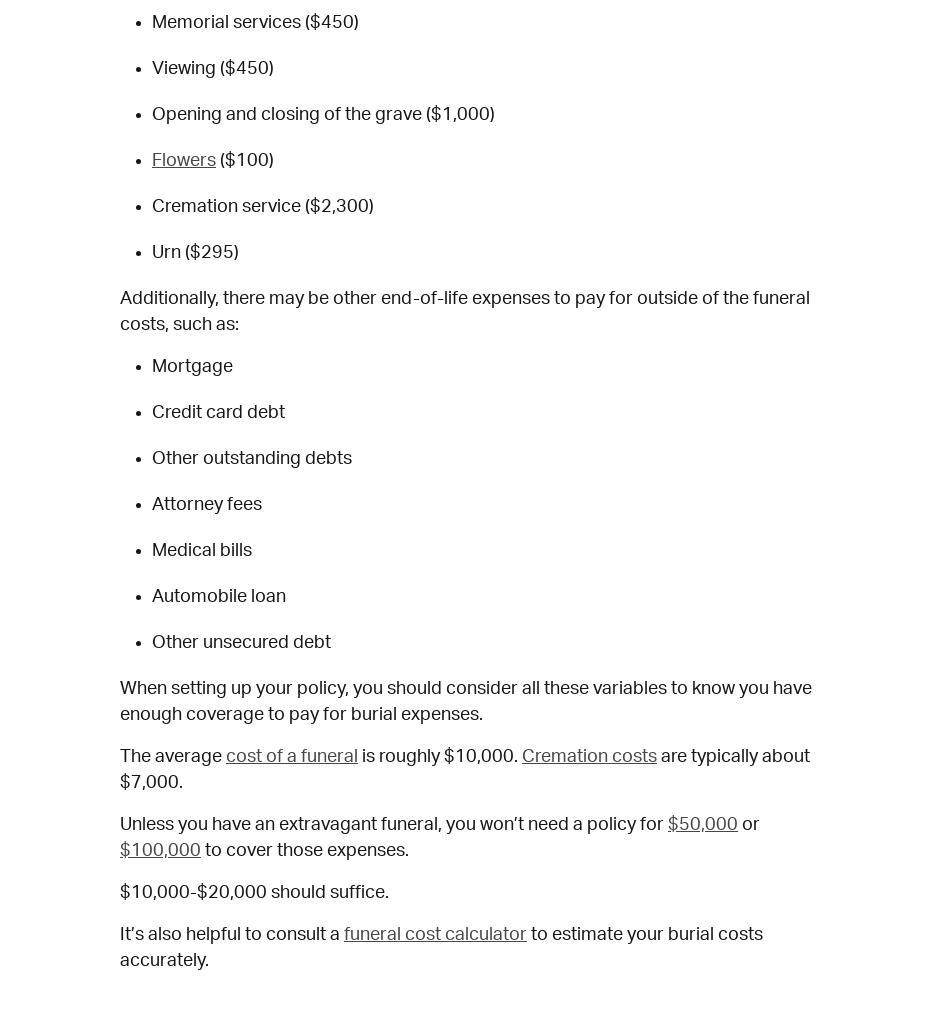 The width and height of the screenshot is (950, 1034). I want to click on 'to cover those expenses.', so click(304, 849).